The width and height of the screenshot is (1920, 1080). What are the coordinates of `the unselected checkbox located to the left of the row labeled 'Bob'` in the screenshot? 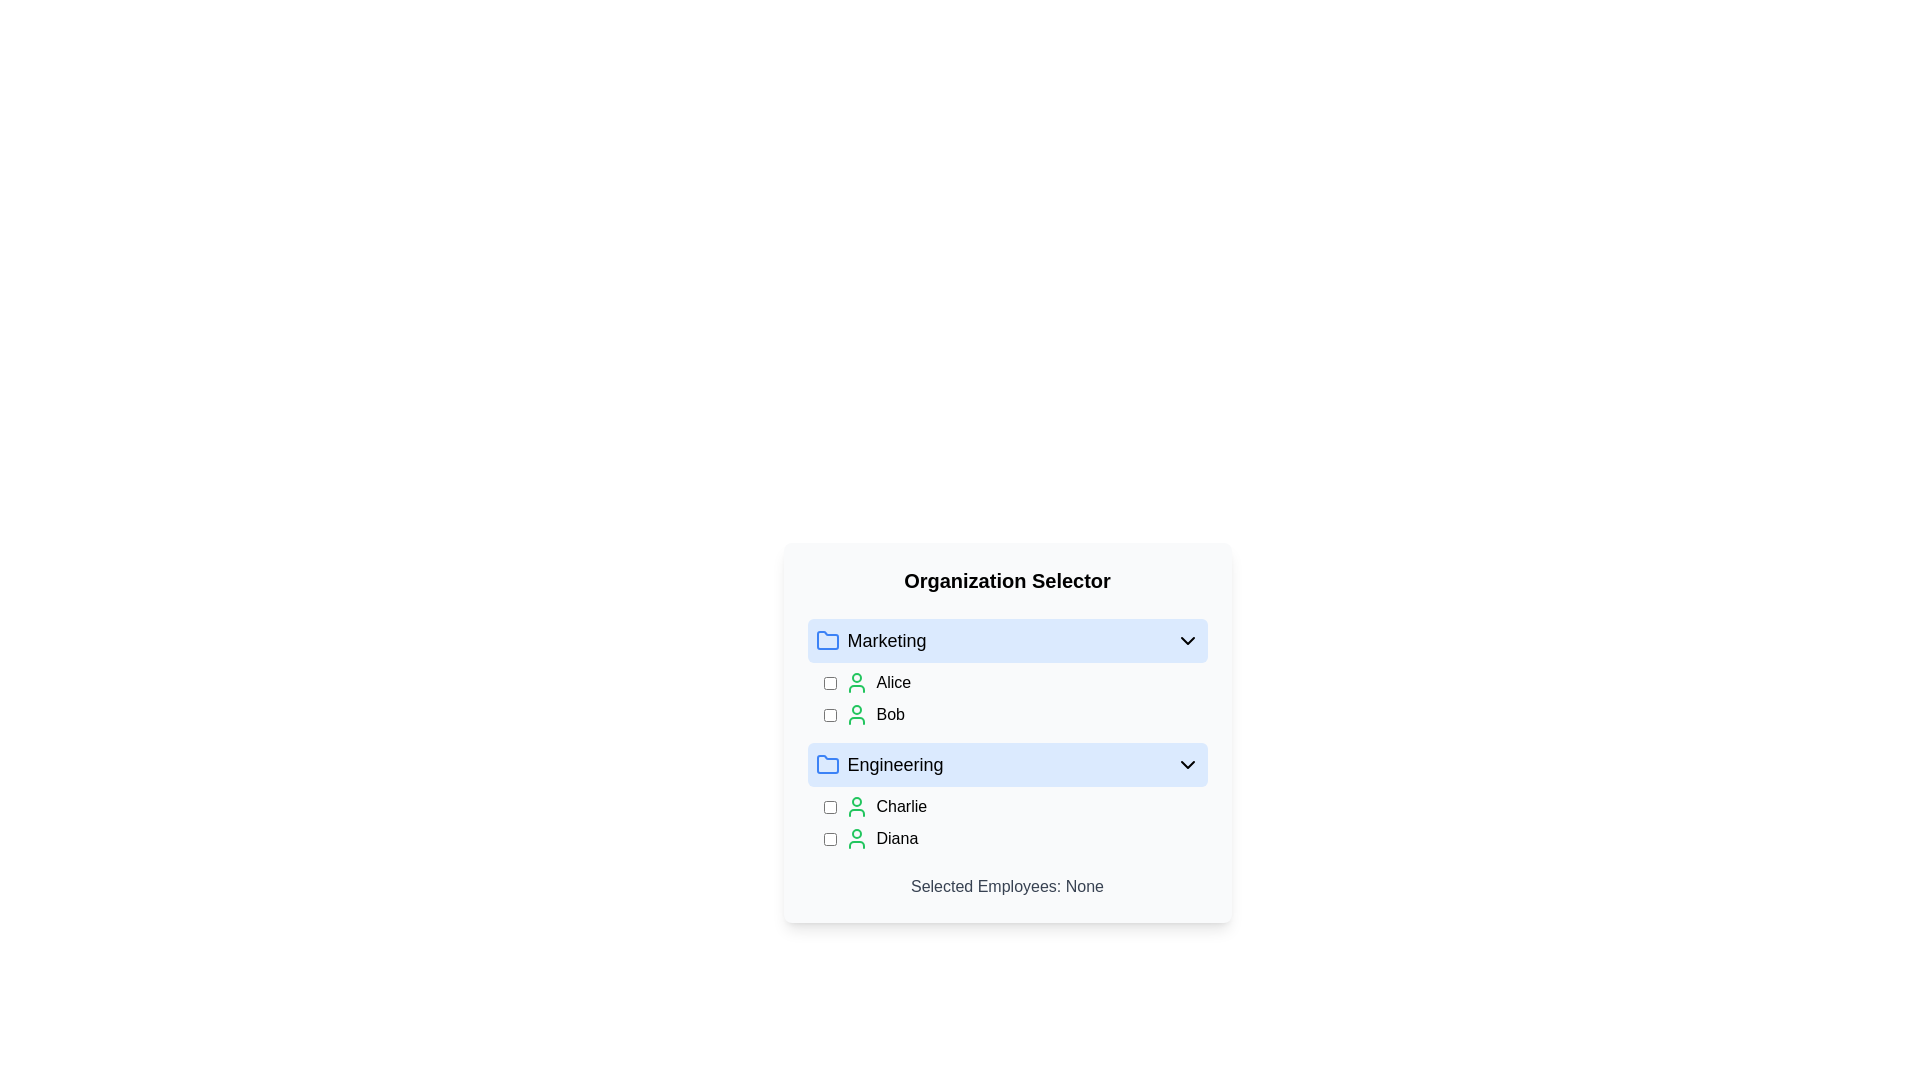 It's located at (830, 713).